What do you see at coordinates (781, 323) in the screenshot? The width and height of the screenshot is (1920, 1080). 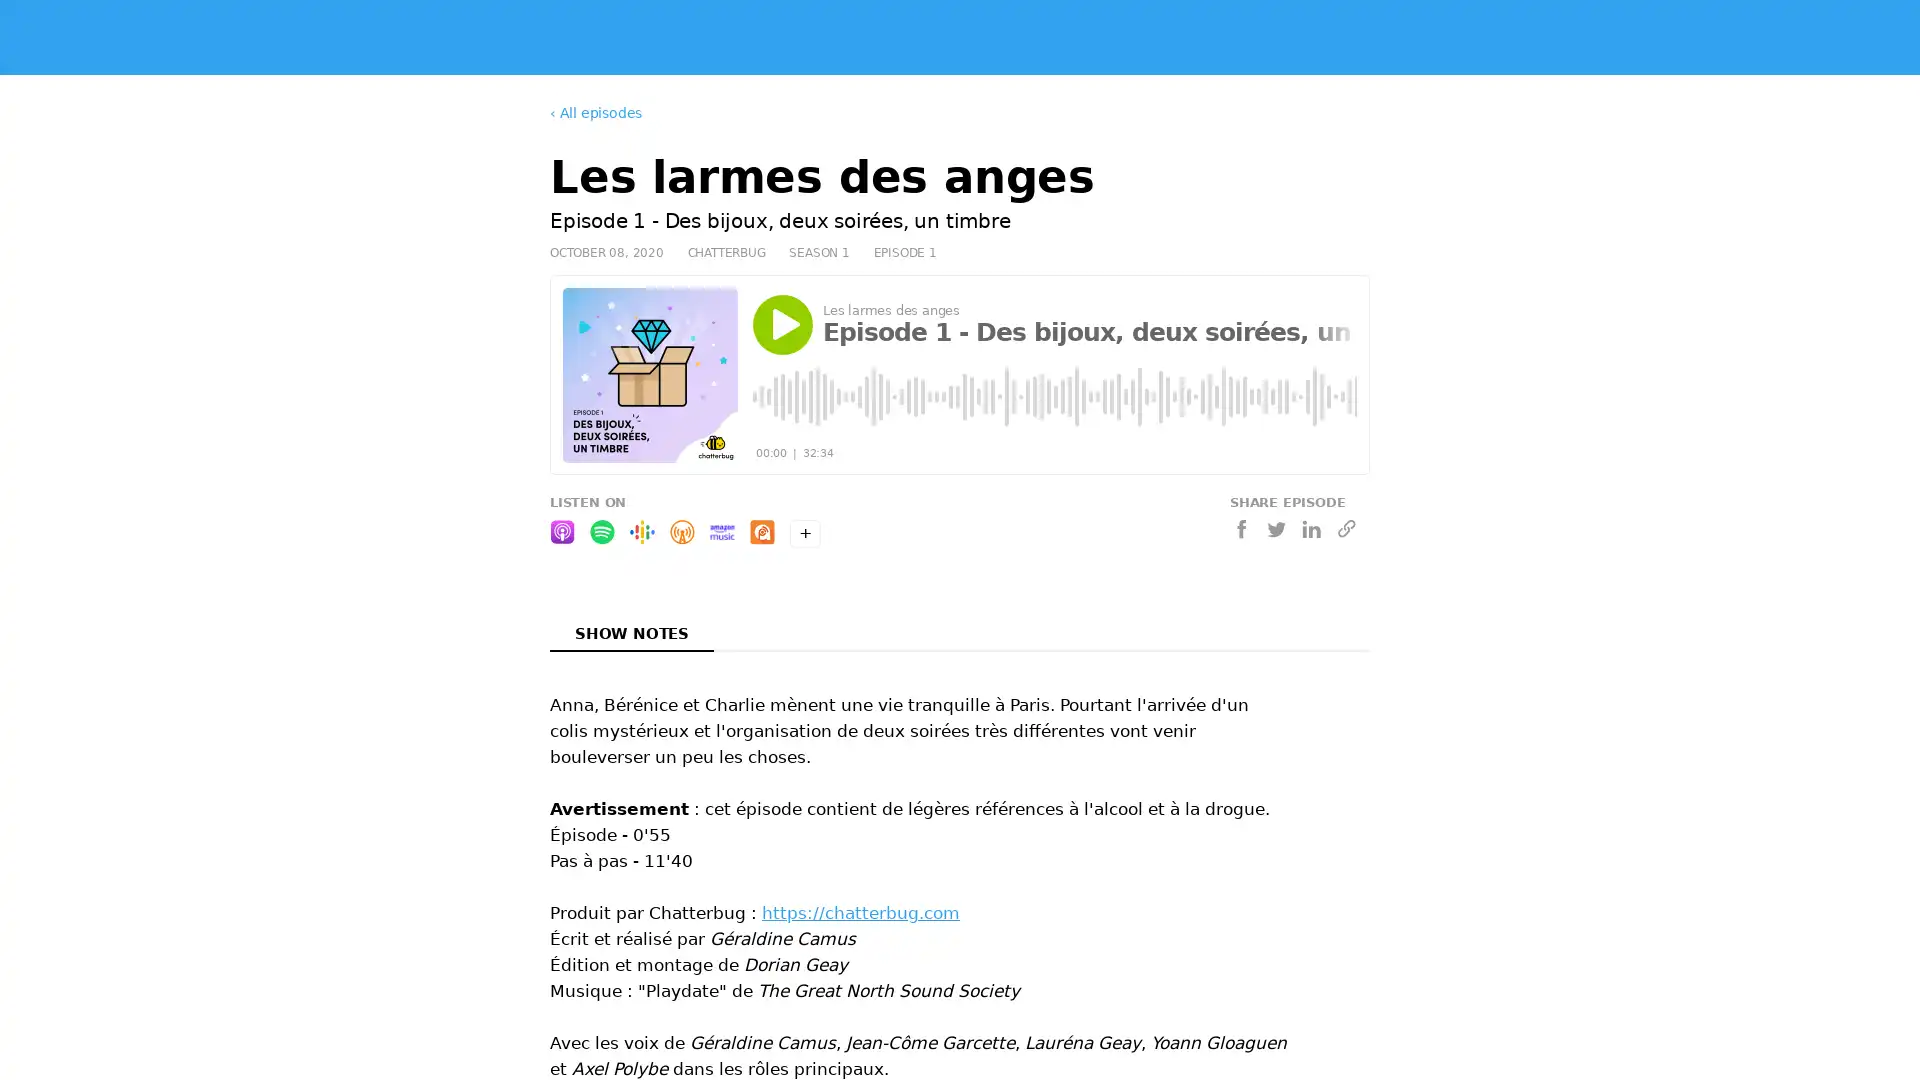 I see `Play` at bounding box center [781, 323].